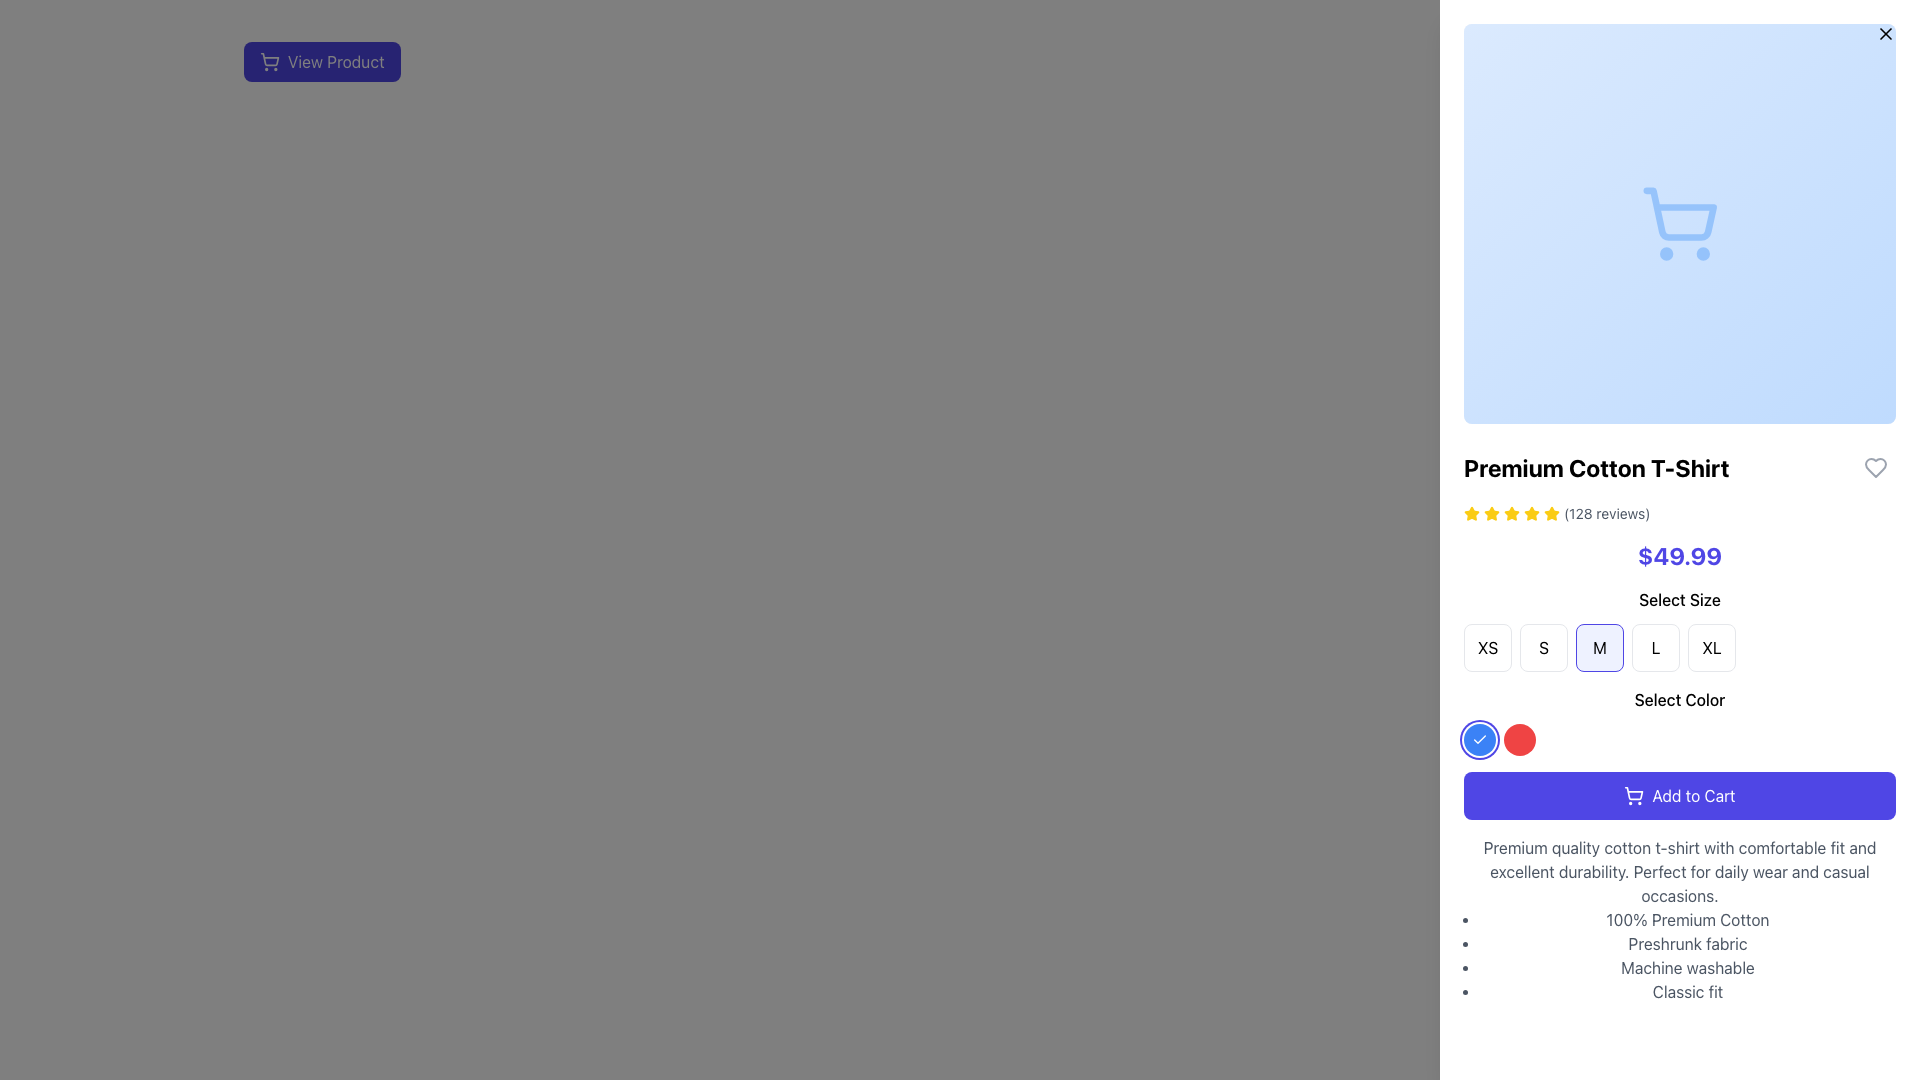 This screenshot has width=1920, height=1080. What do you see at coordinates (1479, 740) in the screenshot?
I see `the first circular button representing the blue color option located beneath the 'Select Color' label` at bounding box center [1479, 740].